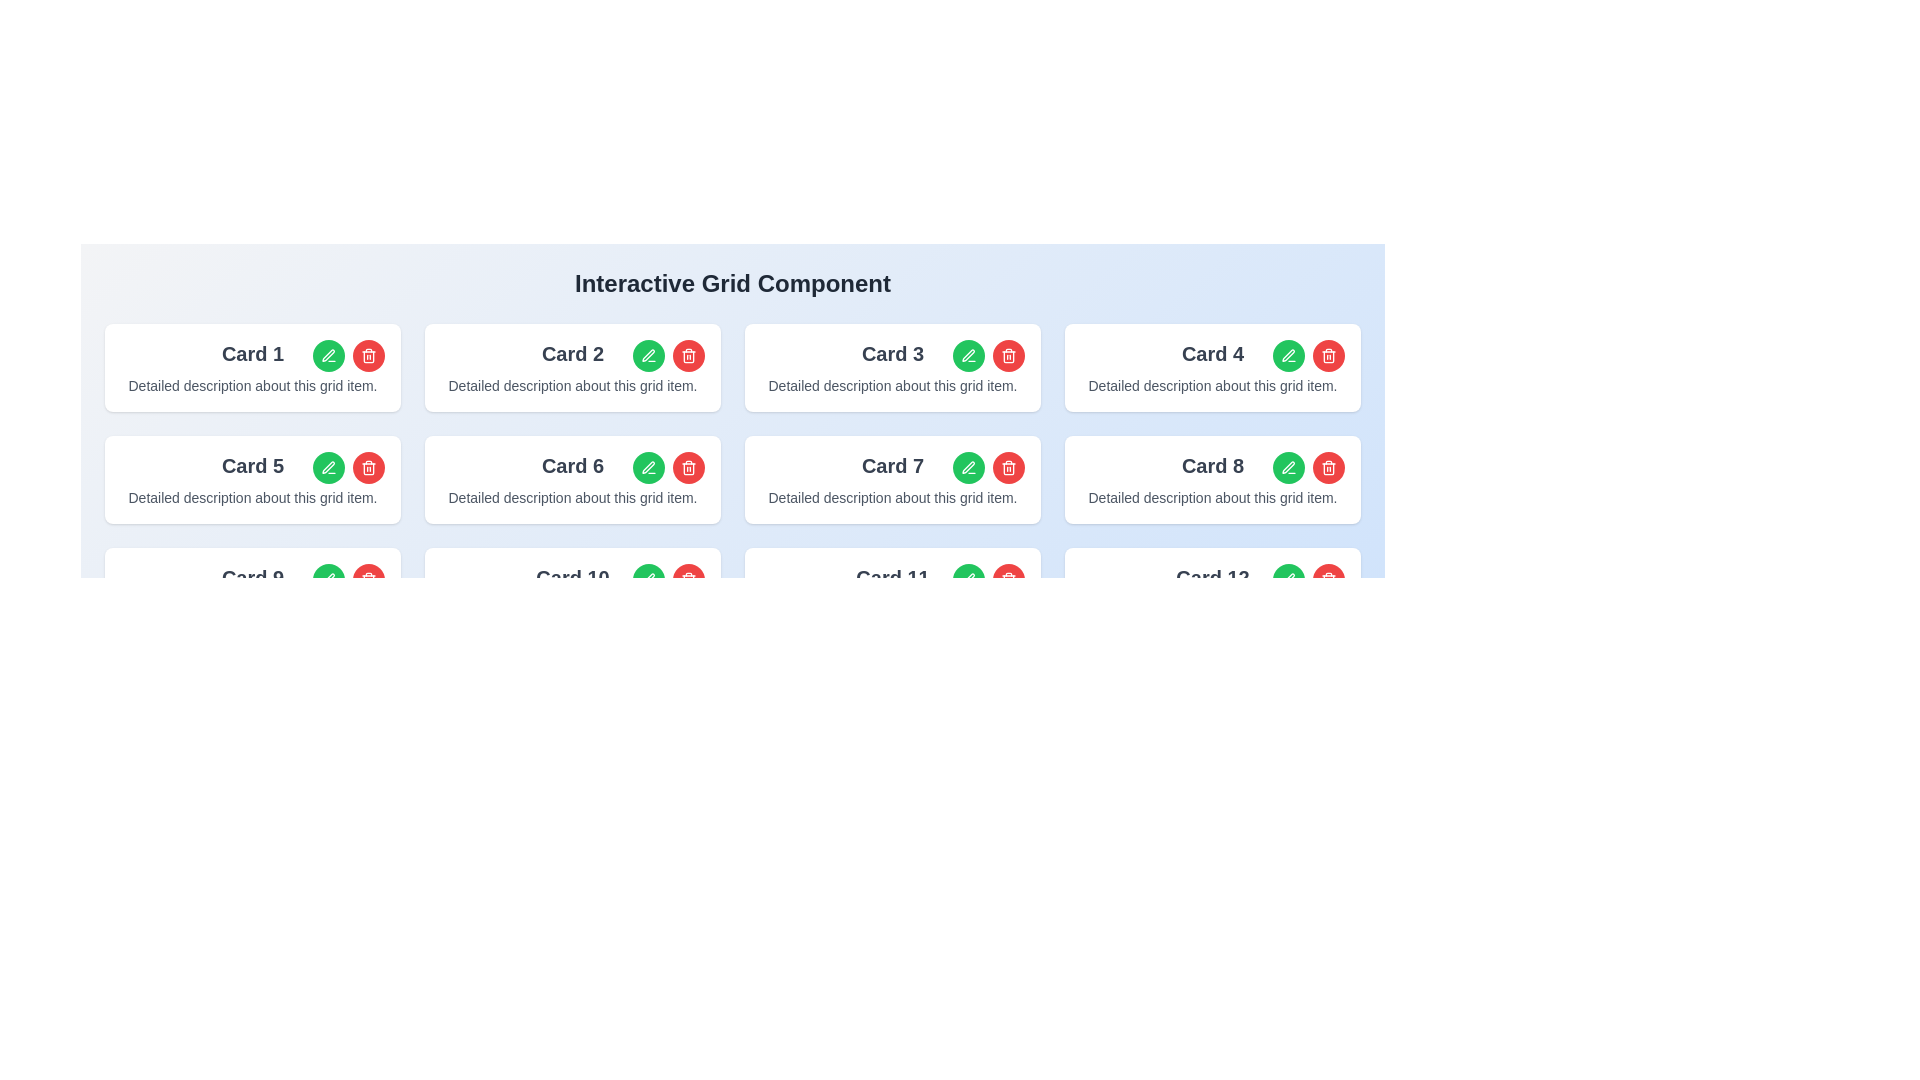 This screenshot has height=1080, width=1920. What do you see at coordinates (689, 354) in the screenshot?
I see `the trash can icon button located in the top-right corner of 'Card 2'` at bounding box center [689, 354].